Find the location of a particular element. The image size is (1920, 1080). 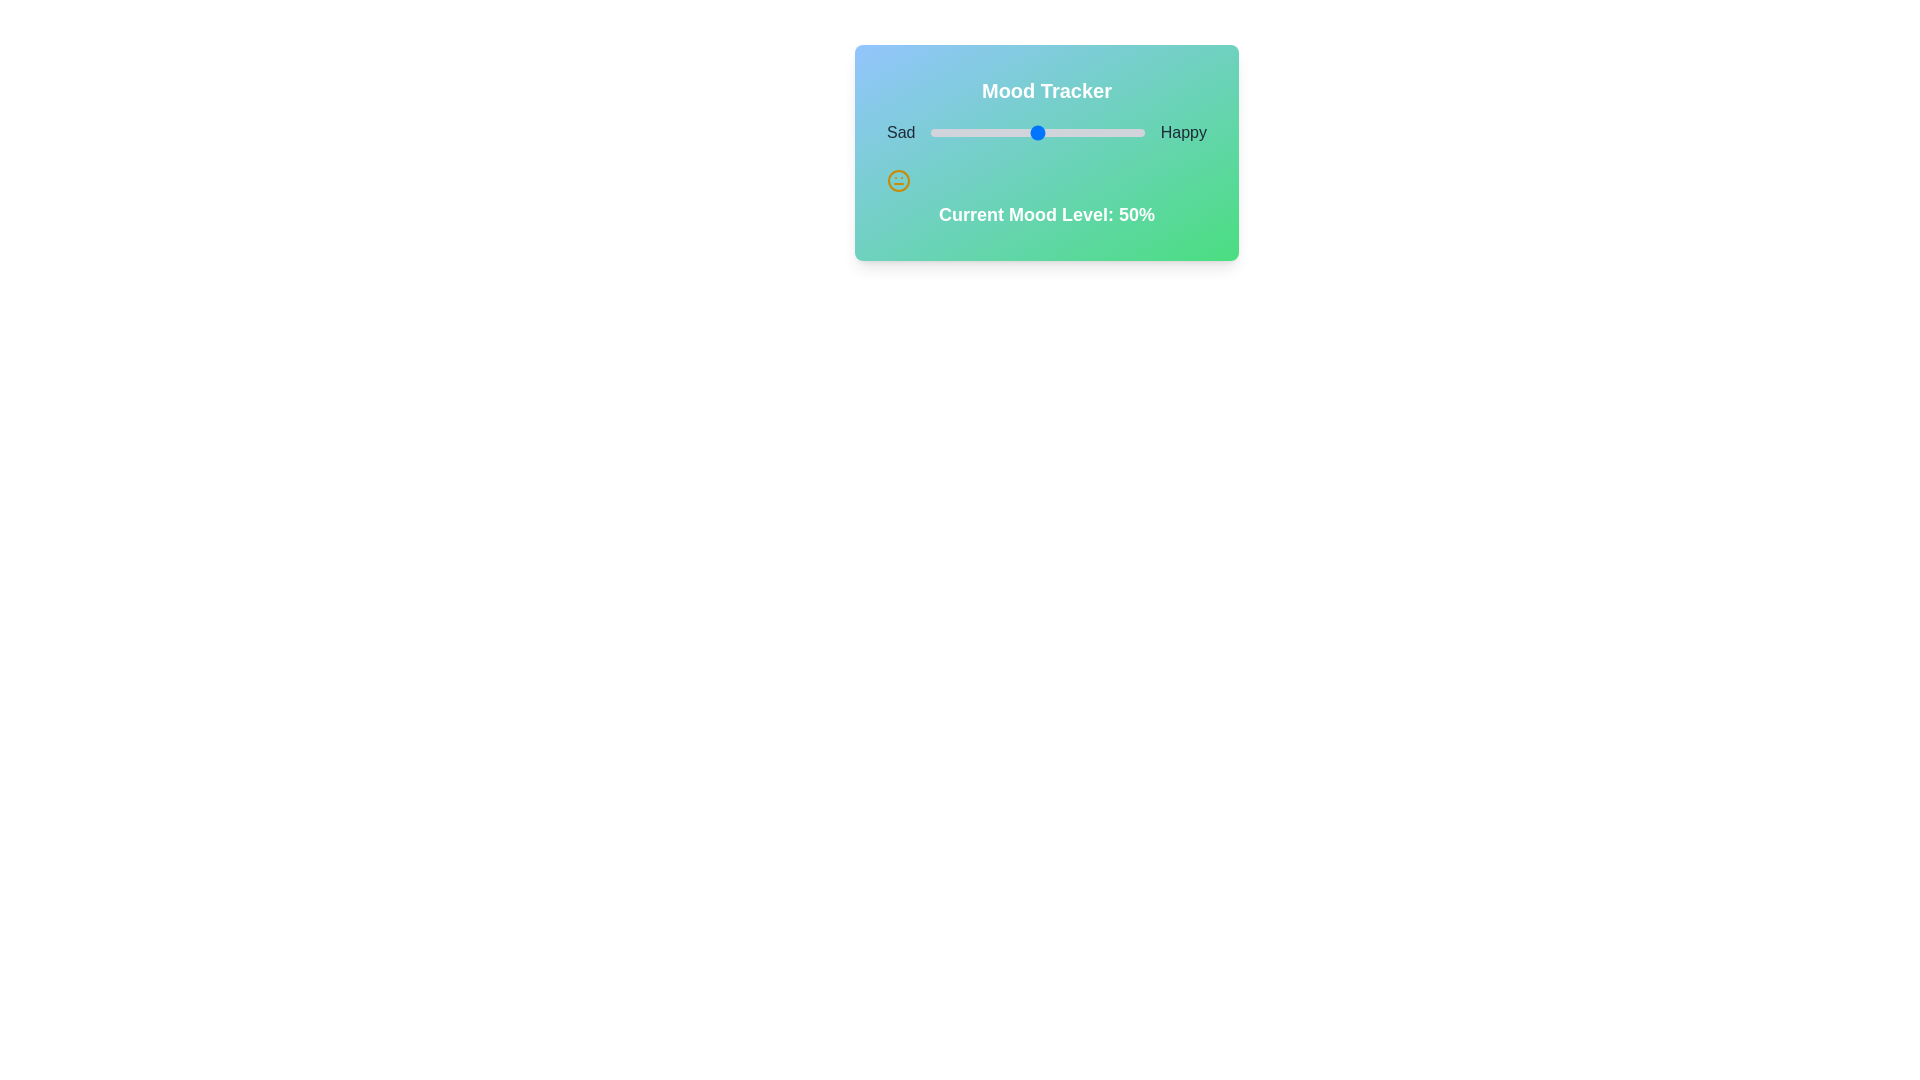

the mood slider to set the mood value to 85 is located at coordinates (1111, 132).